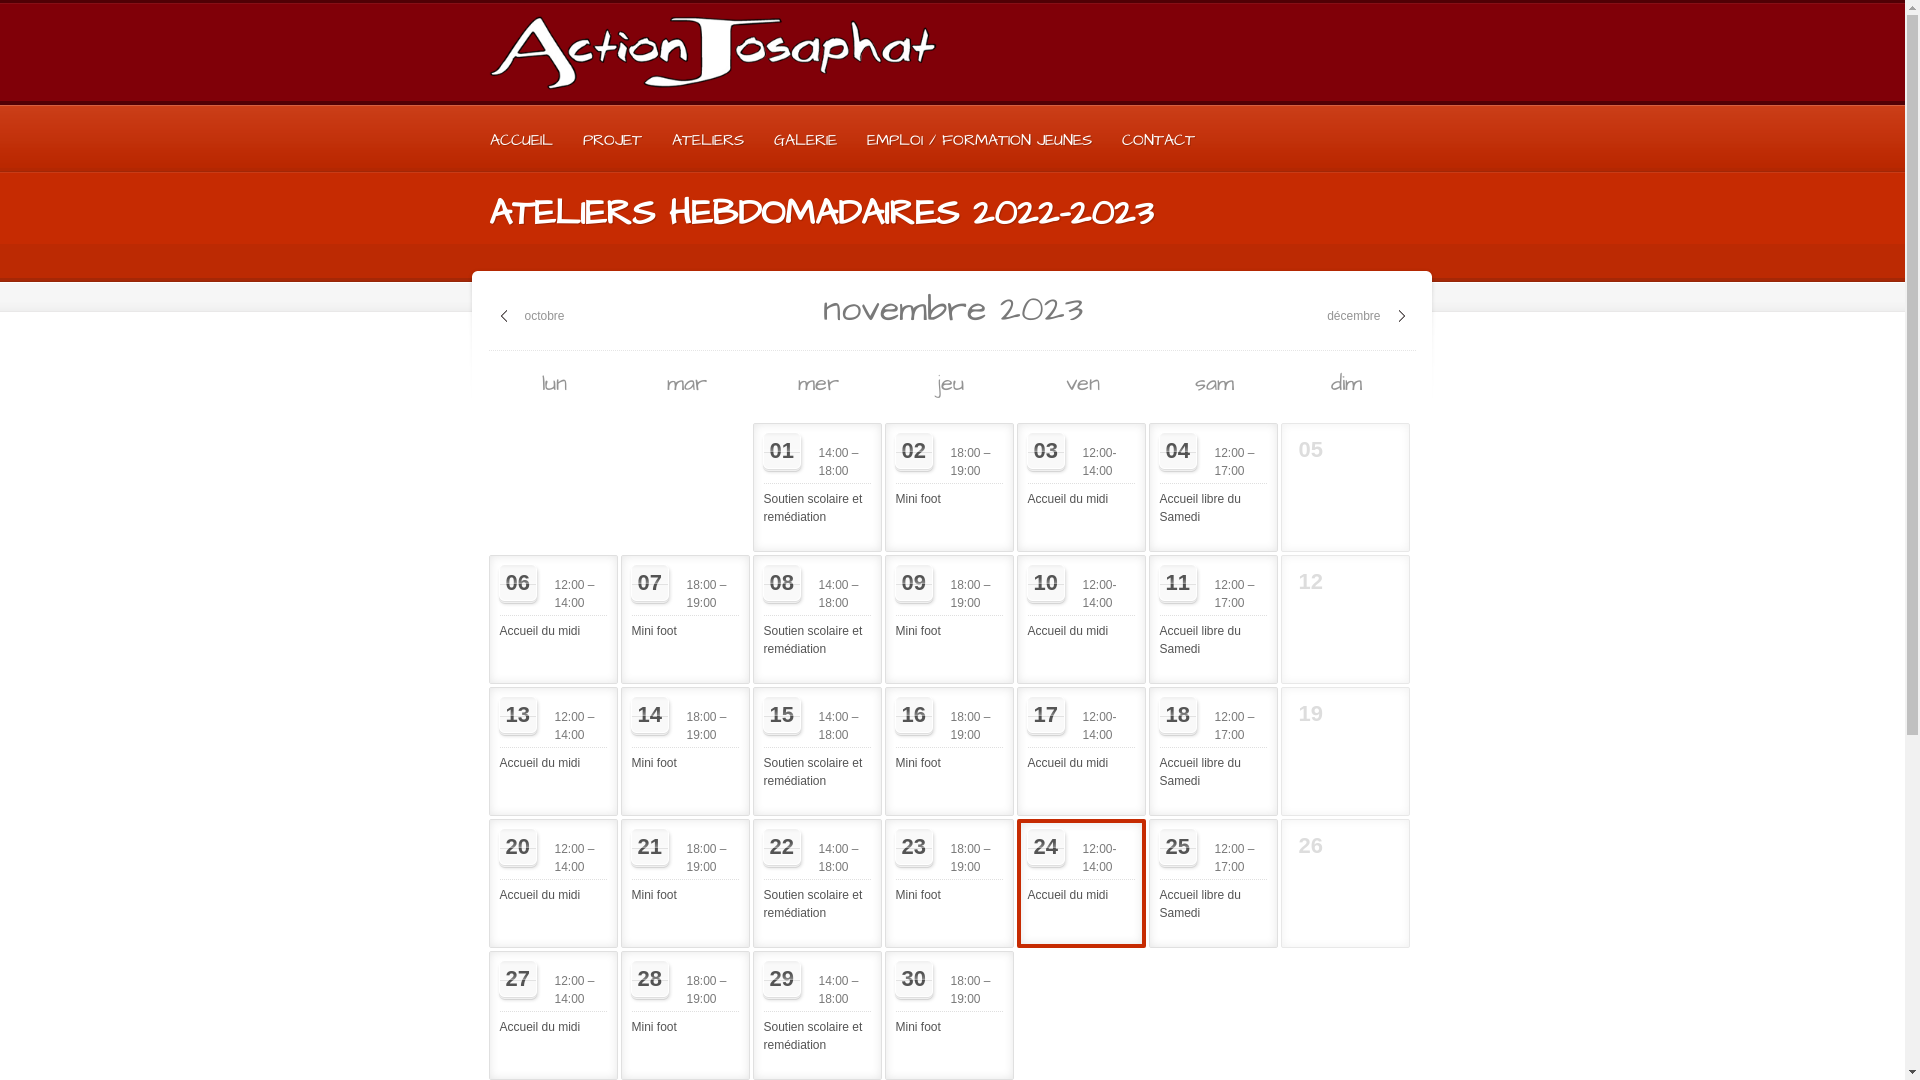 Image resolution: width=1920 pixels, height=1080 pixels. What do you see at coordinates (706, 138) in the screenshot?
I see `'ATELIERS'` at bounding box center [706, 138].